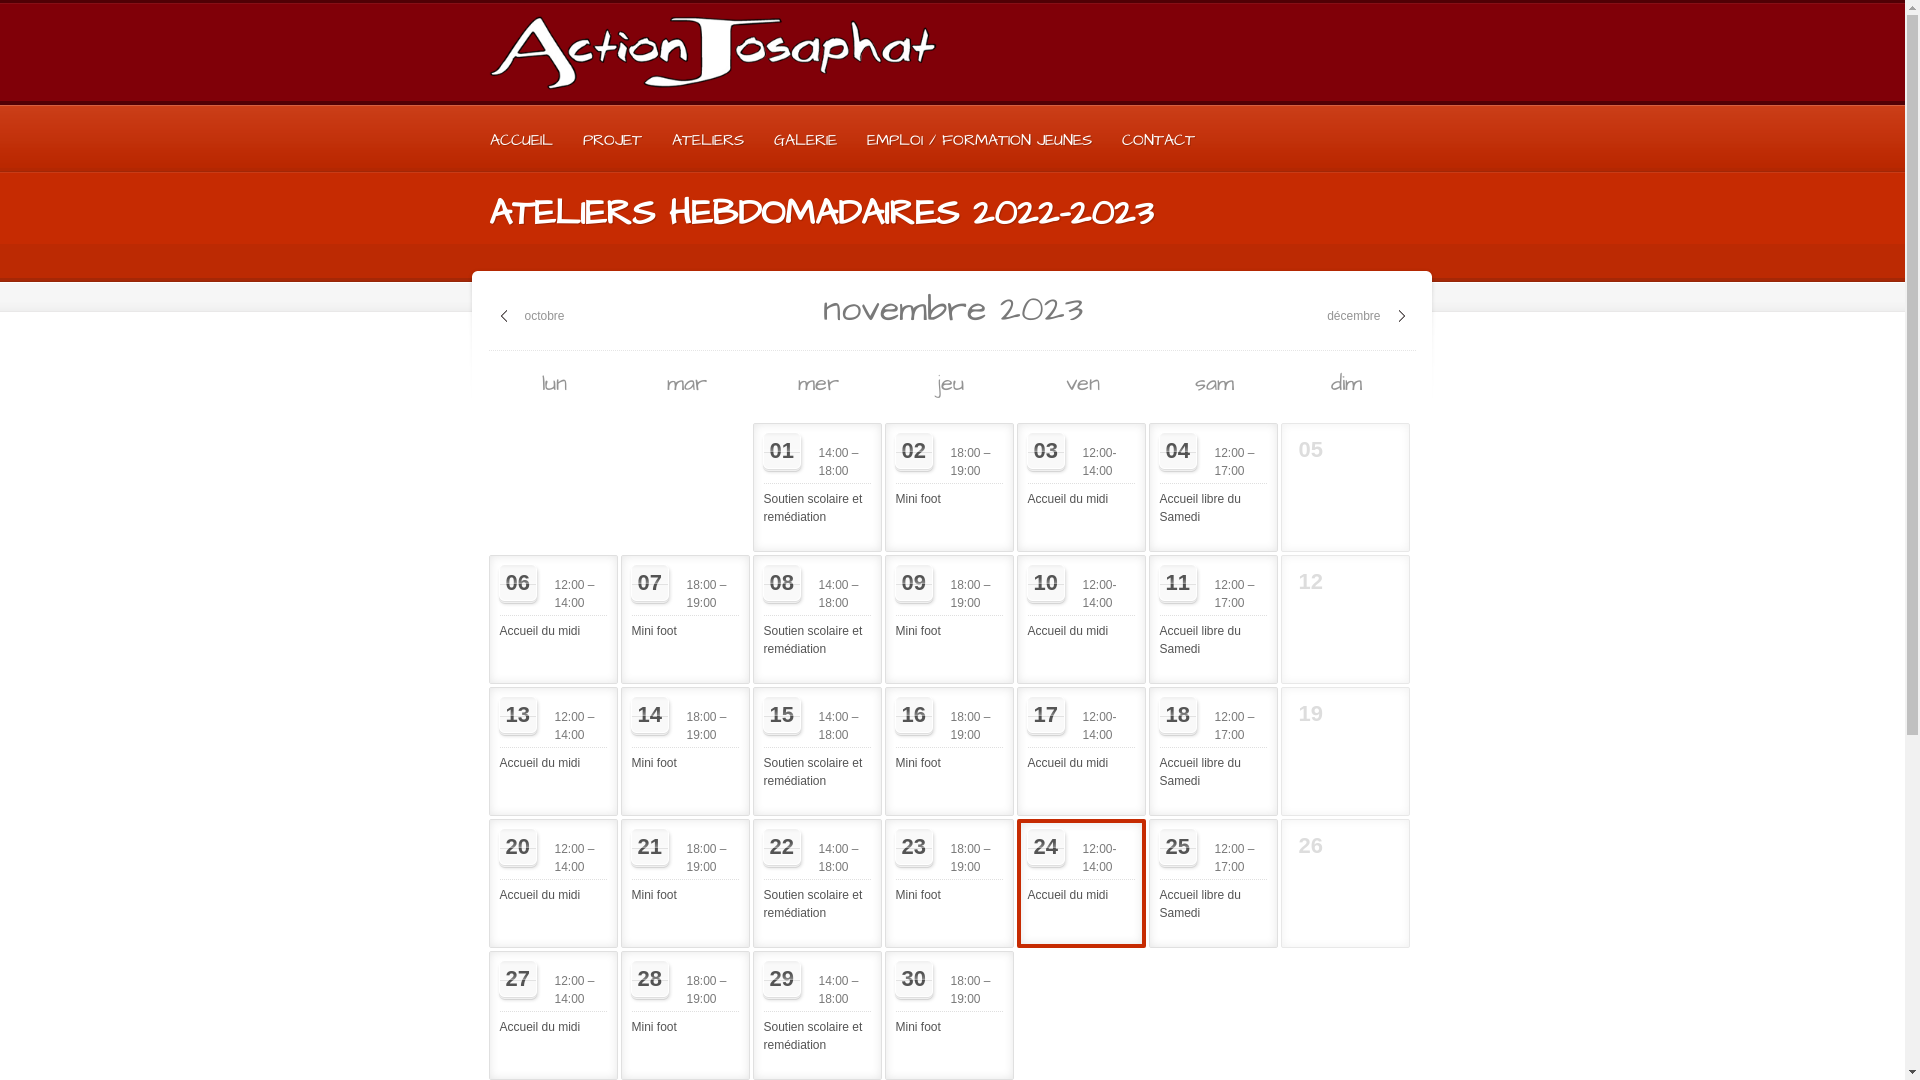 Image resolution: width=1920 pixels, height=1080 pixels. What do you see at coordinates (706, 138) in the screenshot?
I see `'ATELIERS'` at bounding box center [706, 138].